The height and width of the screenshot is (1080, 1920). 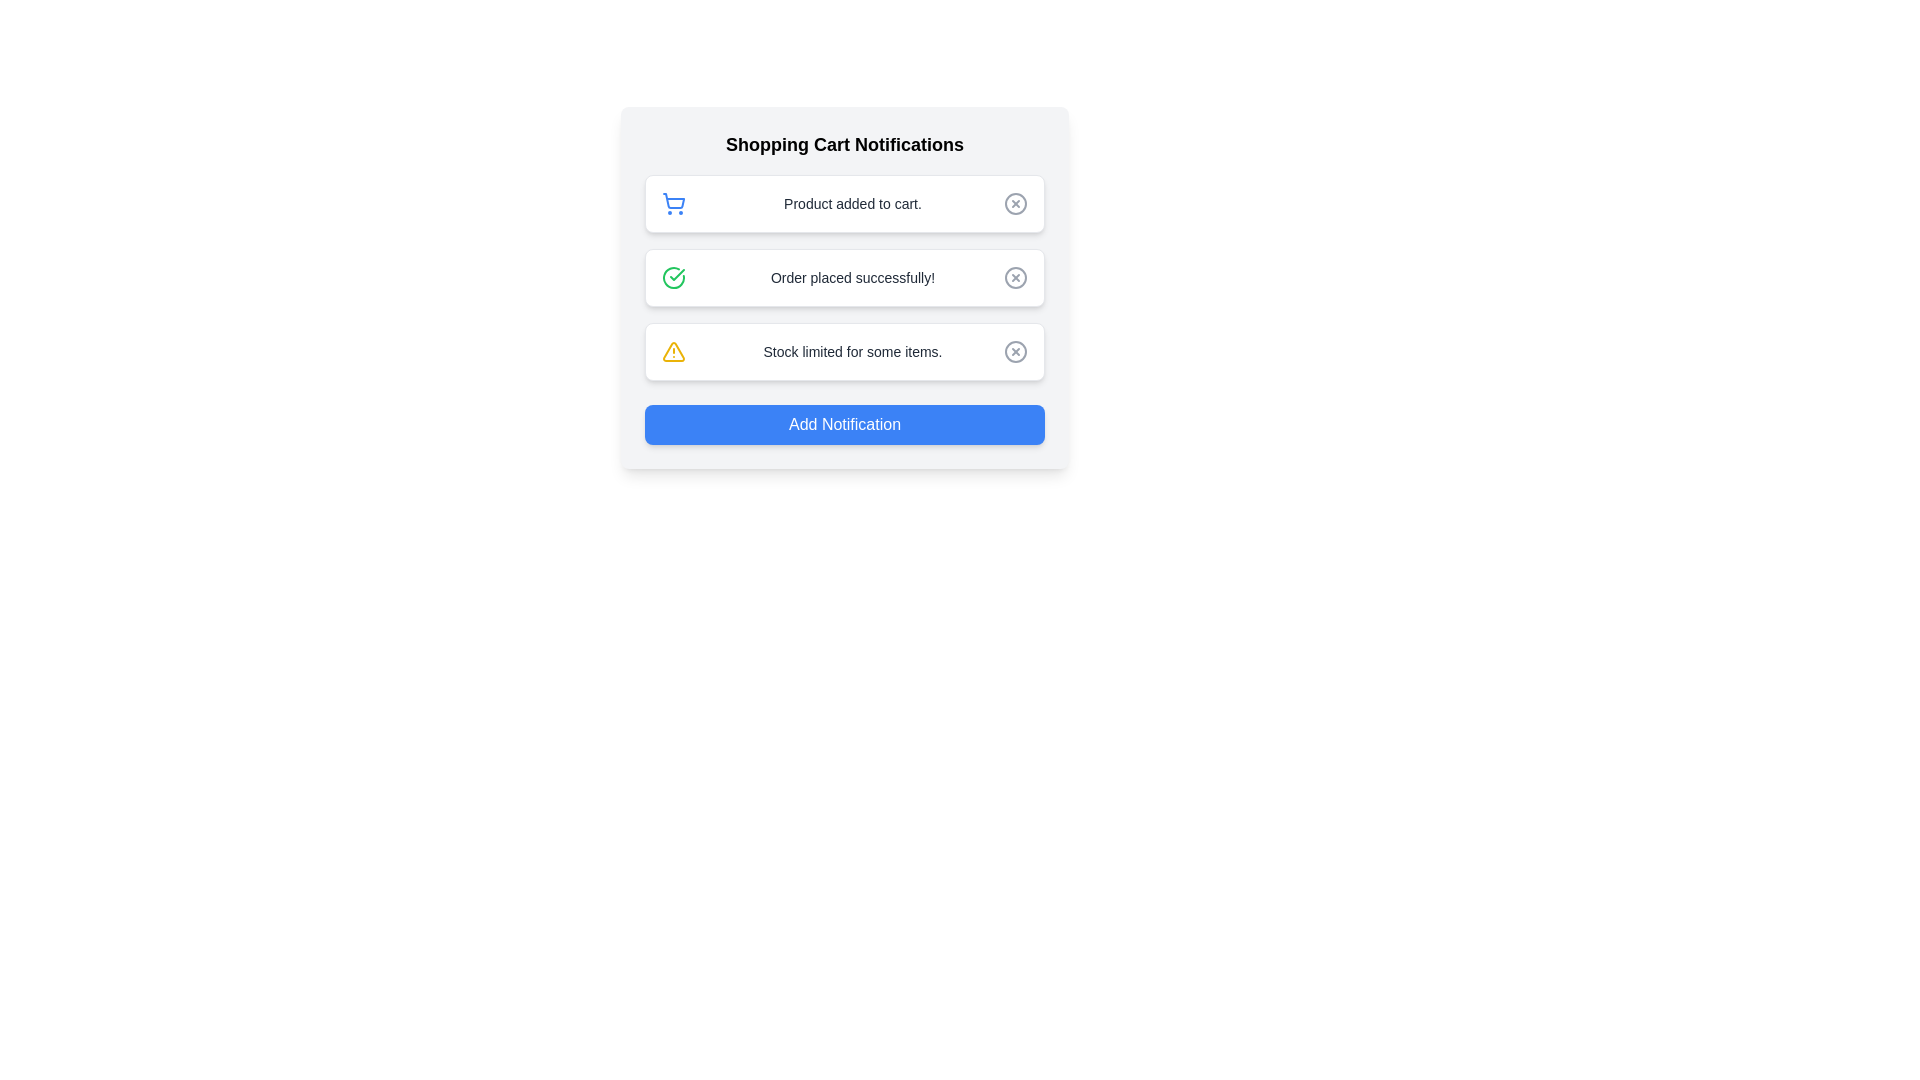 I want to click on the dismiss button located at the right side of the 'Order placed successfully!' notification card, so click(x=1016, y=277).